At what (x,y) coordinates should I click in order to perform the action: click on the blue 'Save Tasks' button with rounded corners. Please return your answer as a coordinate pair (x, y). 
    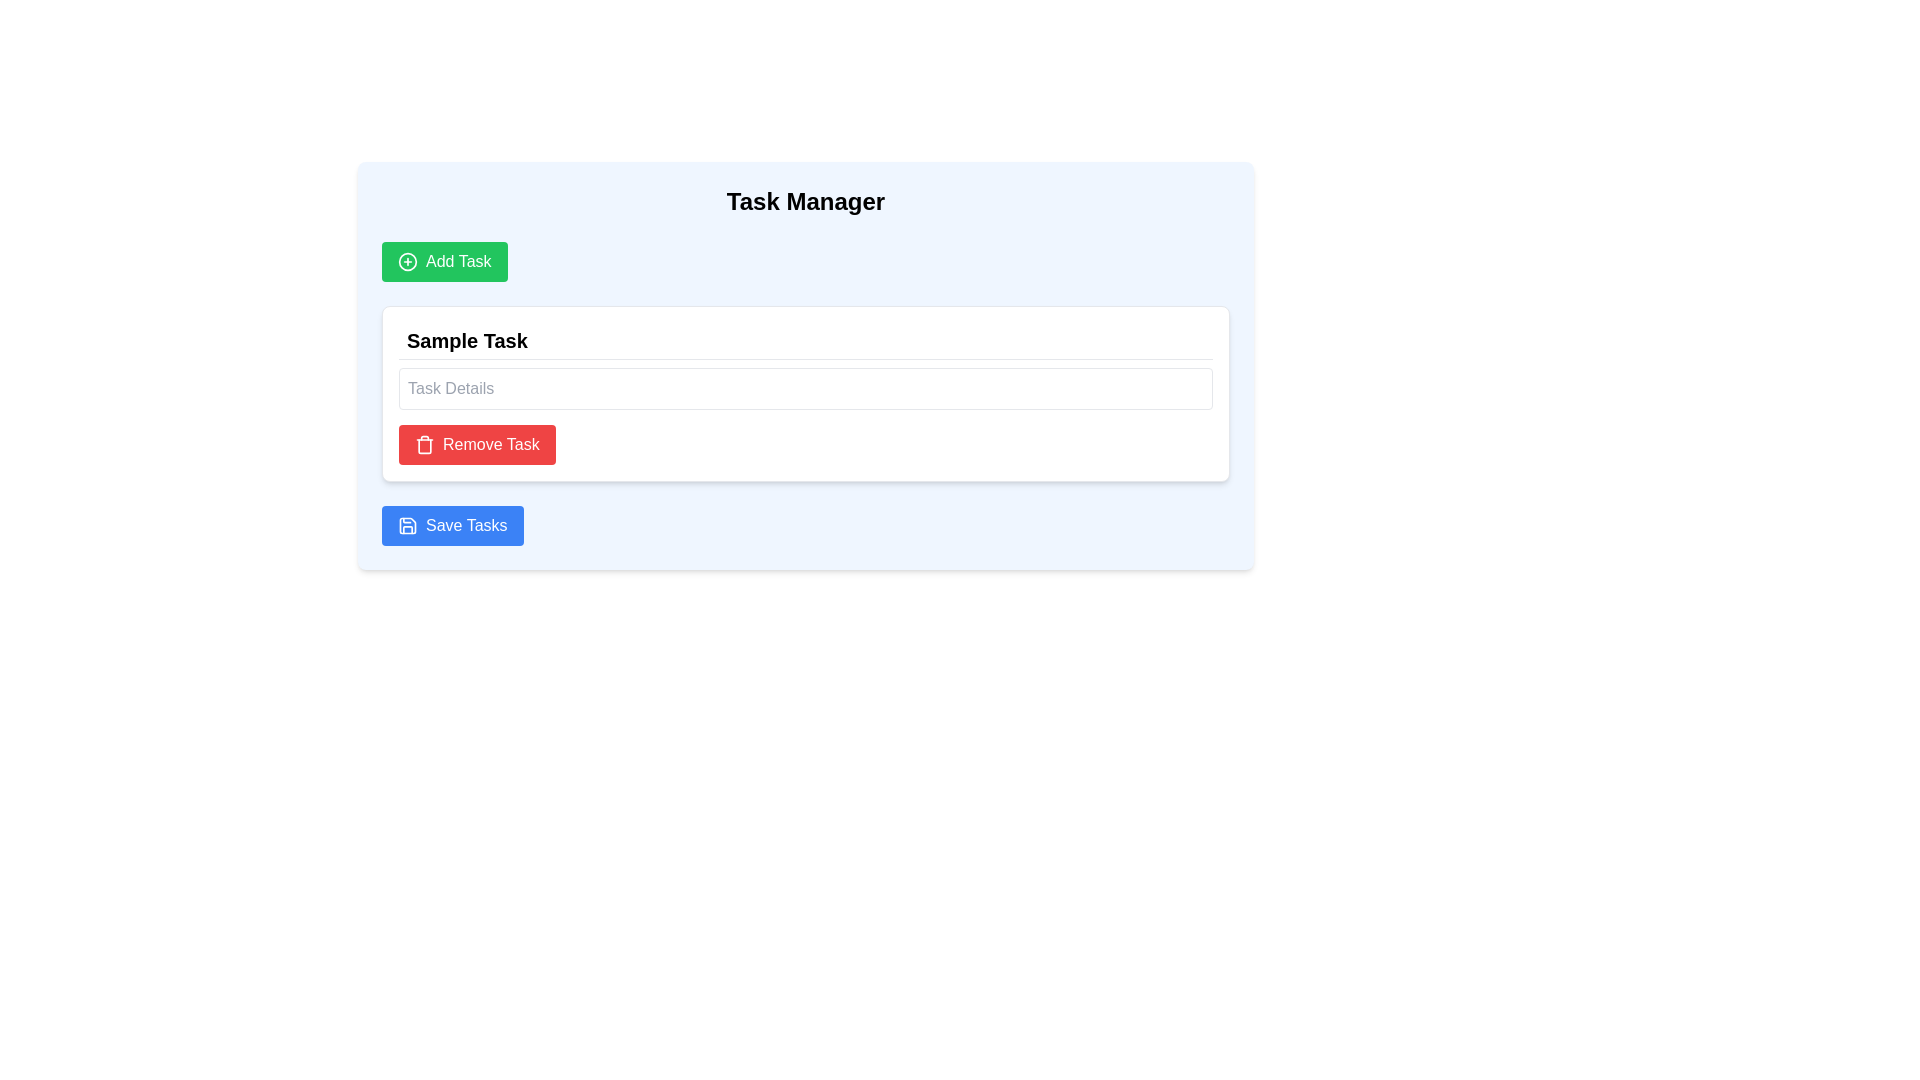
    Looking at the image, I should click on (451, 524).